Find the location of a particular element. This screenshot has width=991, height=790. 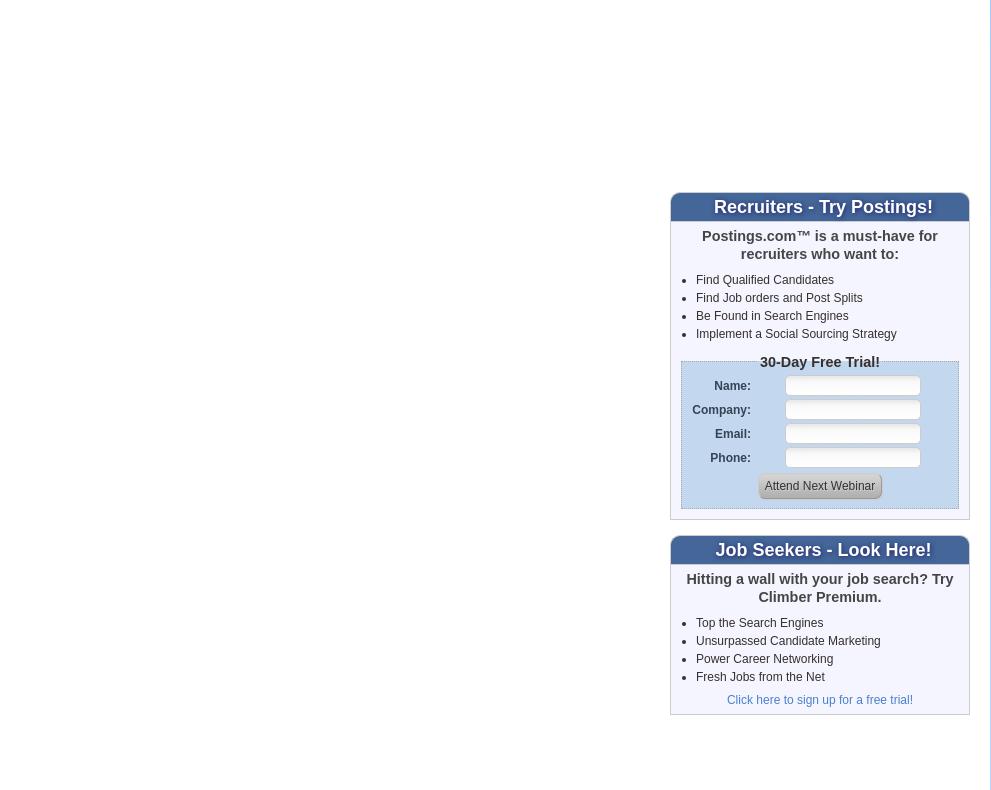

'30-Day Free Trial!' is located at coordinates (758, 361).